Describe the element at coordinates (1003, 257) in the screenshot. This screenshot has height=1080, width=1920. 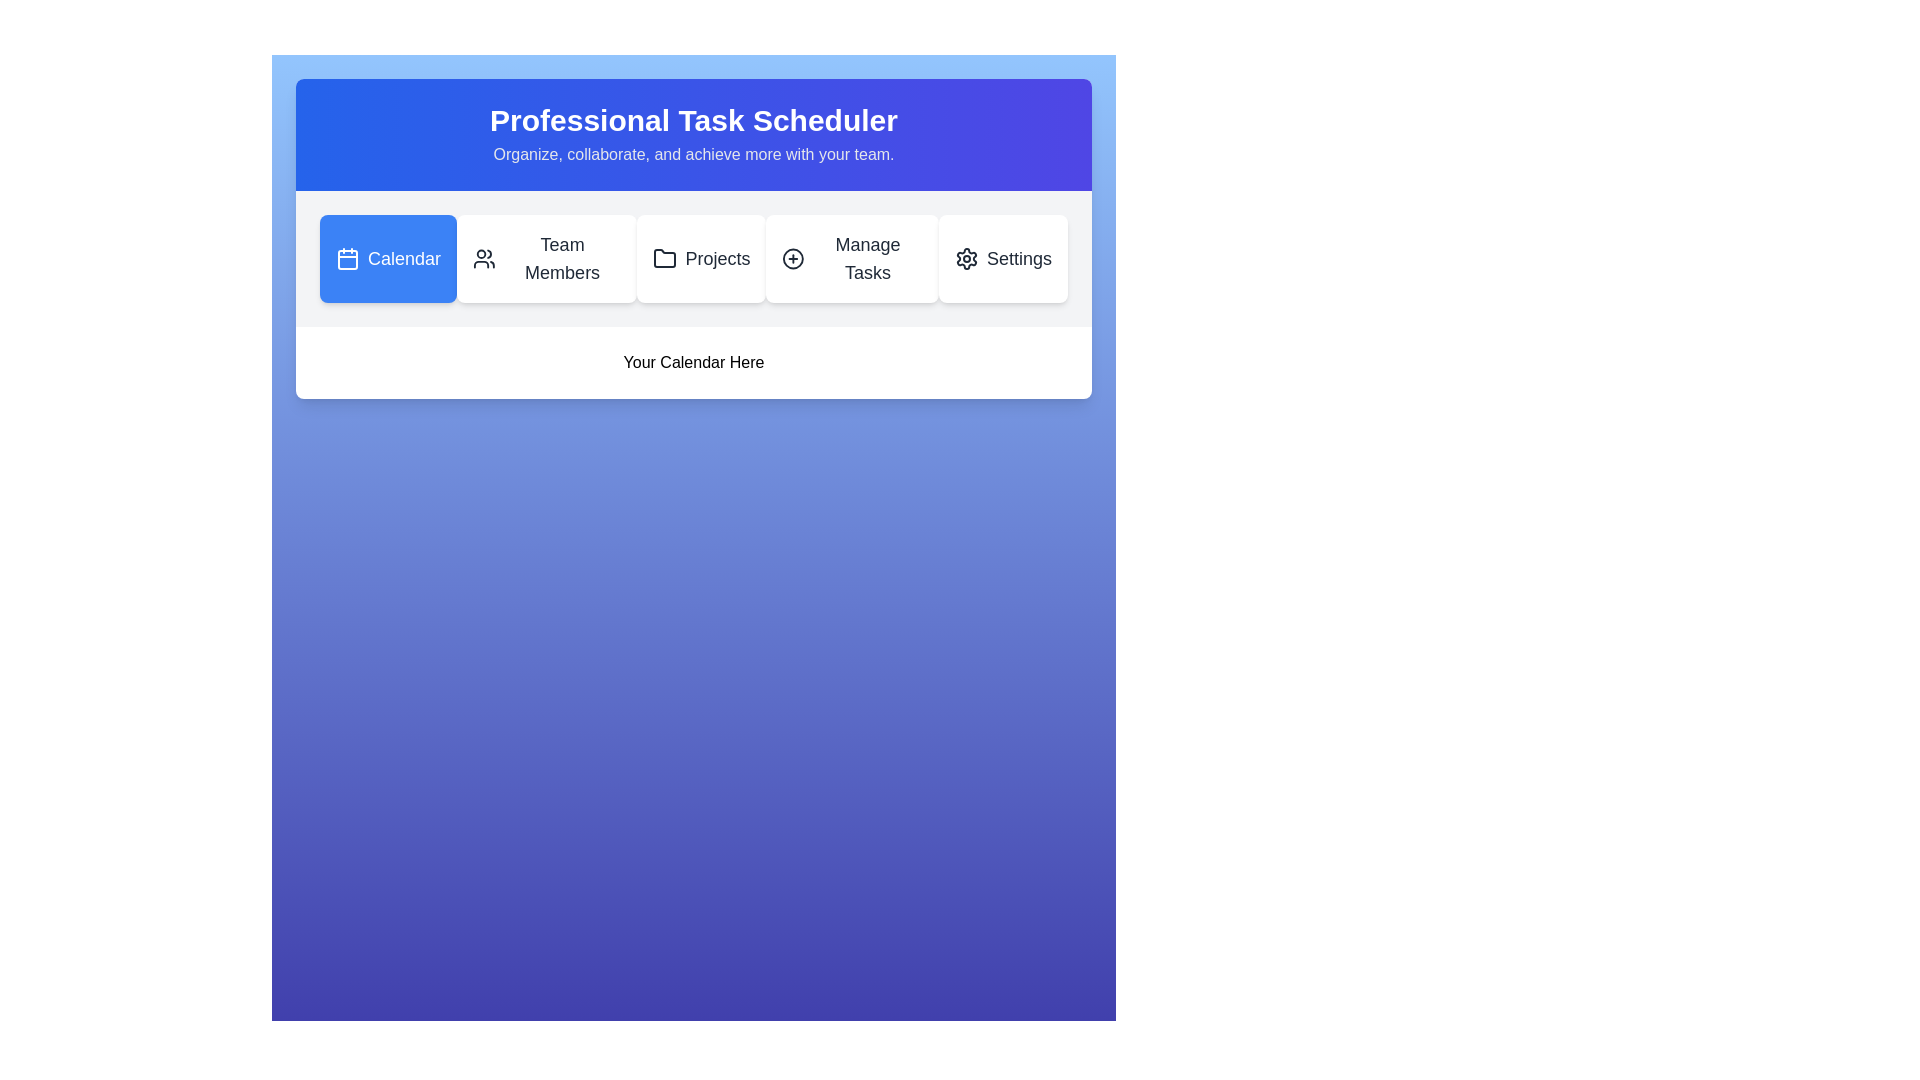
I see `the 'Settings' navigation button to redirect to the settings page` at that location.